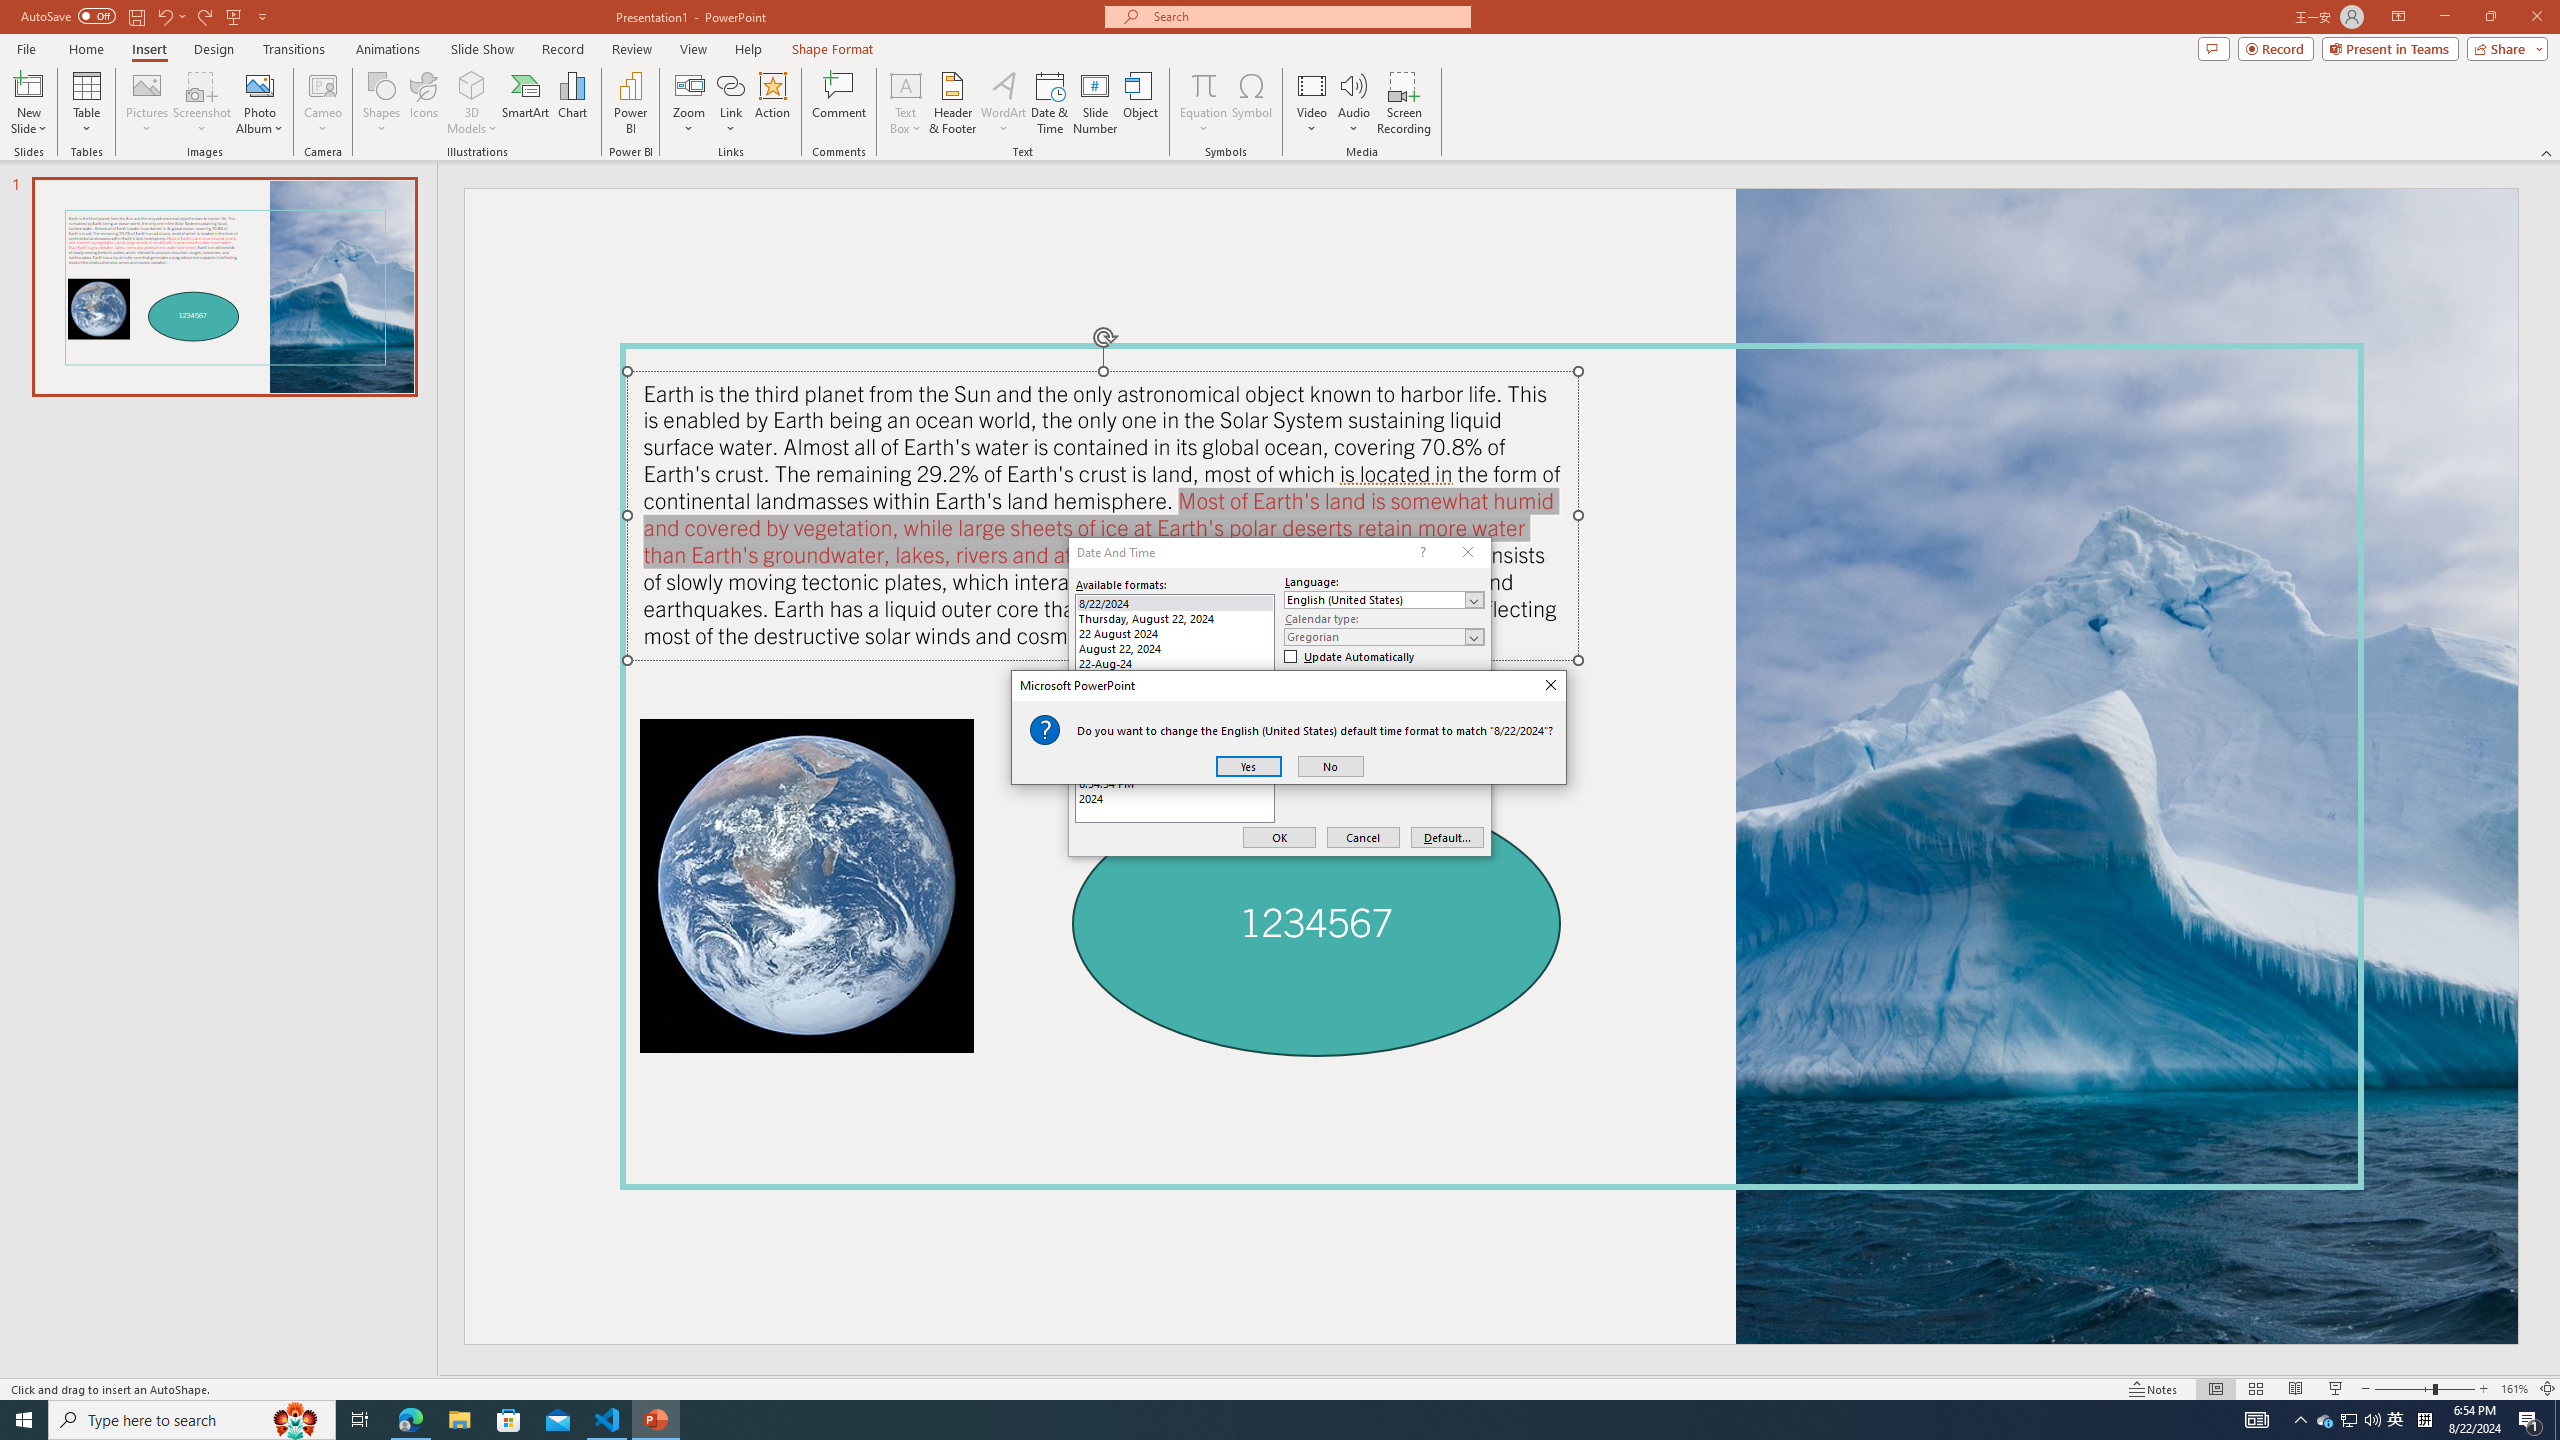  What do you see at coordinates (258, 84) in the screenshot?
I see `'New Photo Album...'` at bounding box center [258, 84].